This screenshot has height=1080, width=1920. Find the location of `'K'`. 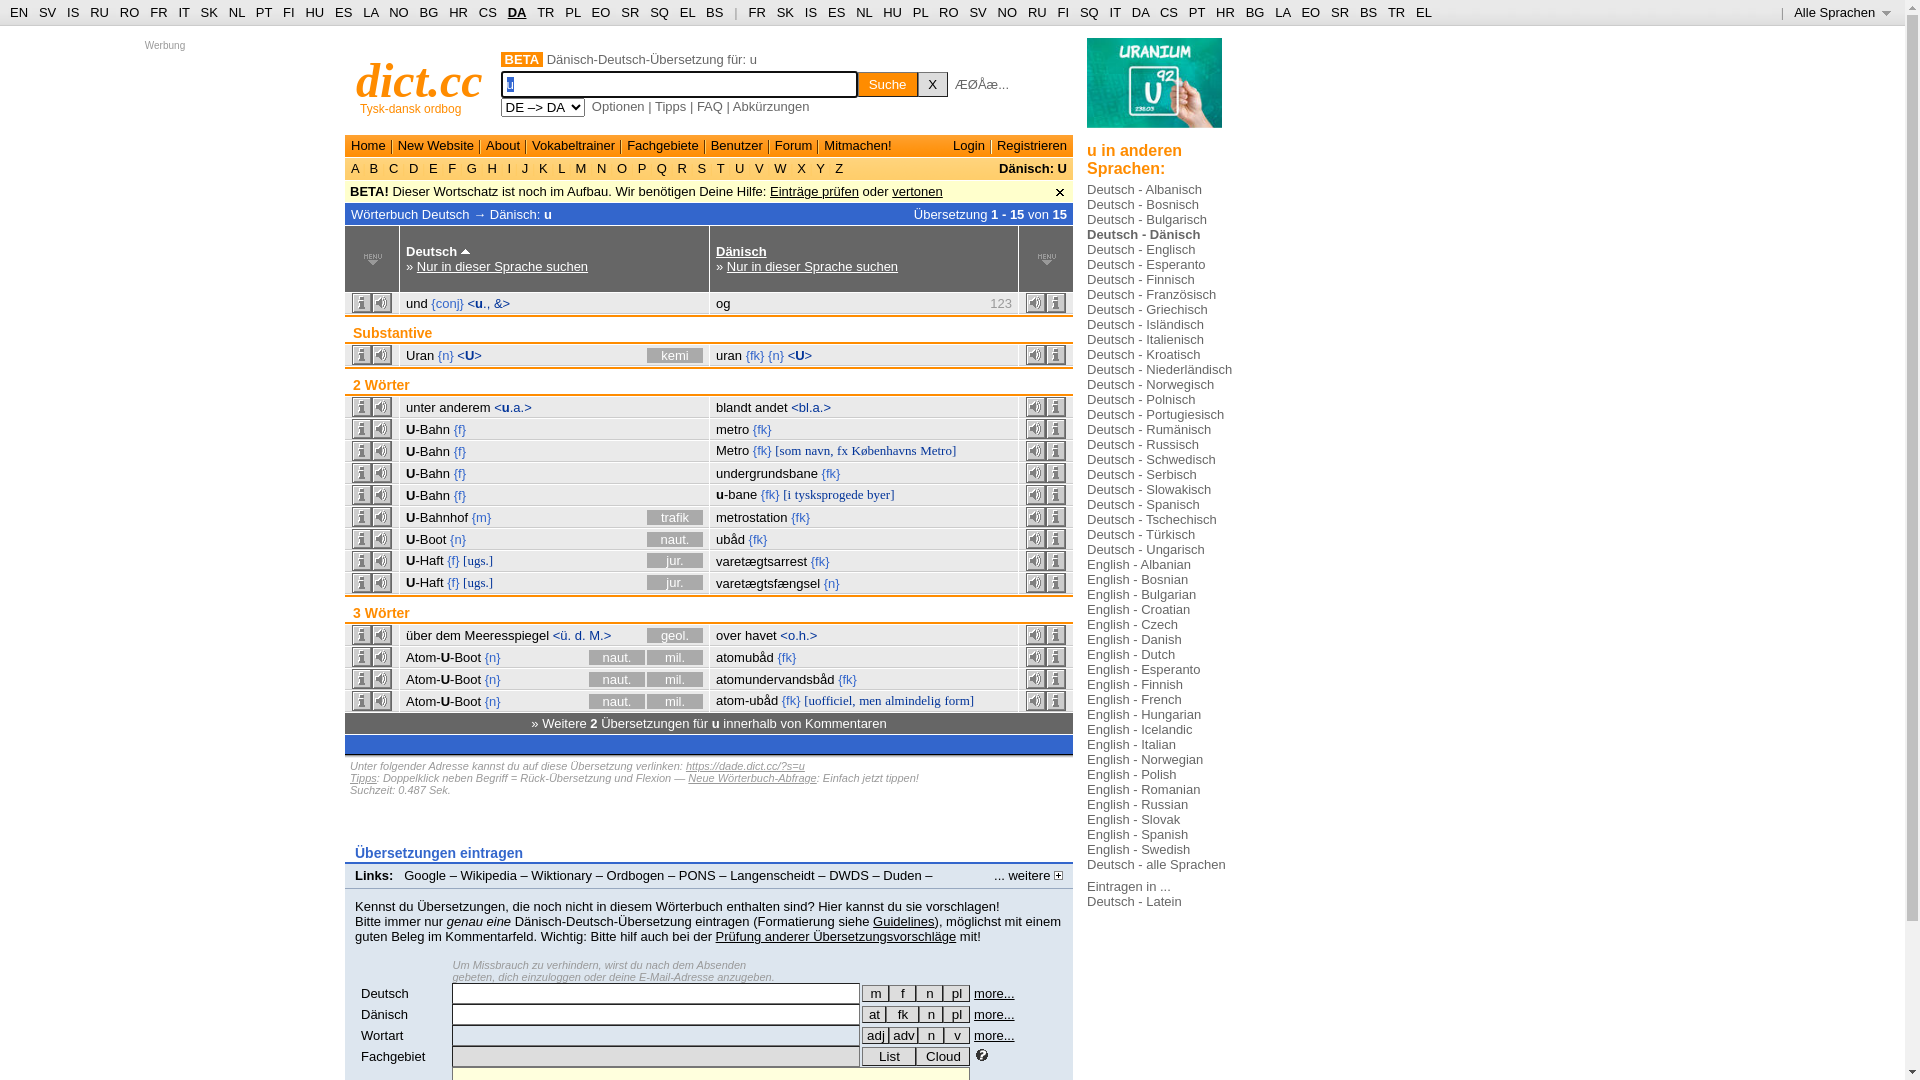

'K' is located at coordinates (542, 167).